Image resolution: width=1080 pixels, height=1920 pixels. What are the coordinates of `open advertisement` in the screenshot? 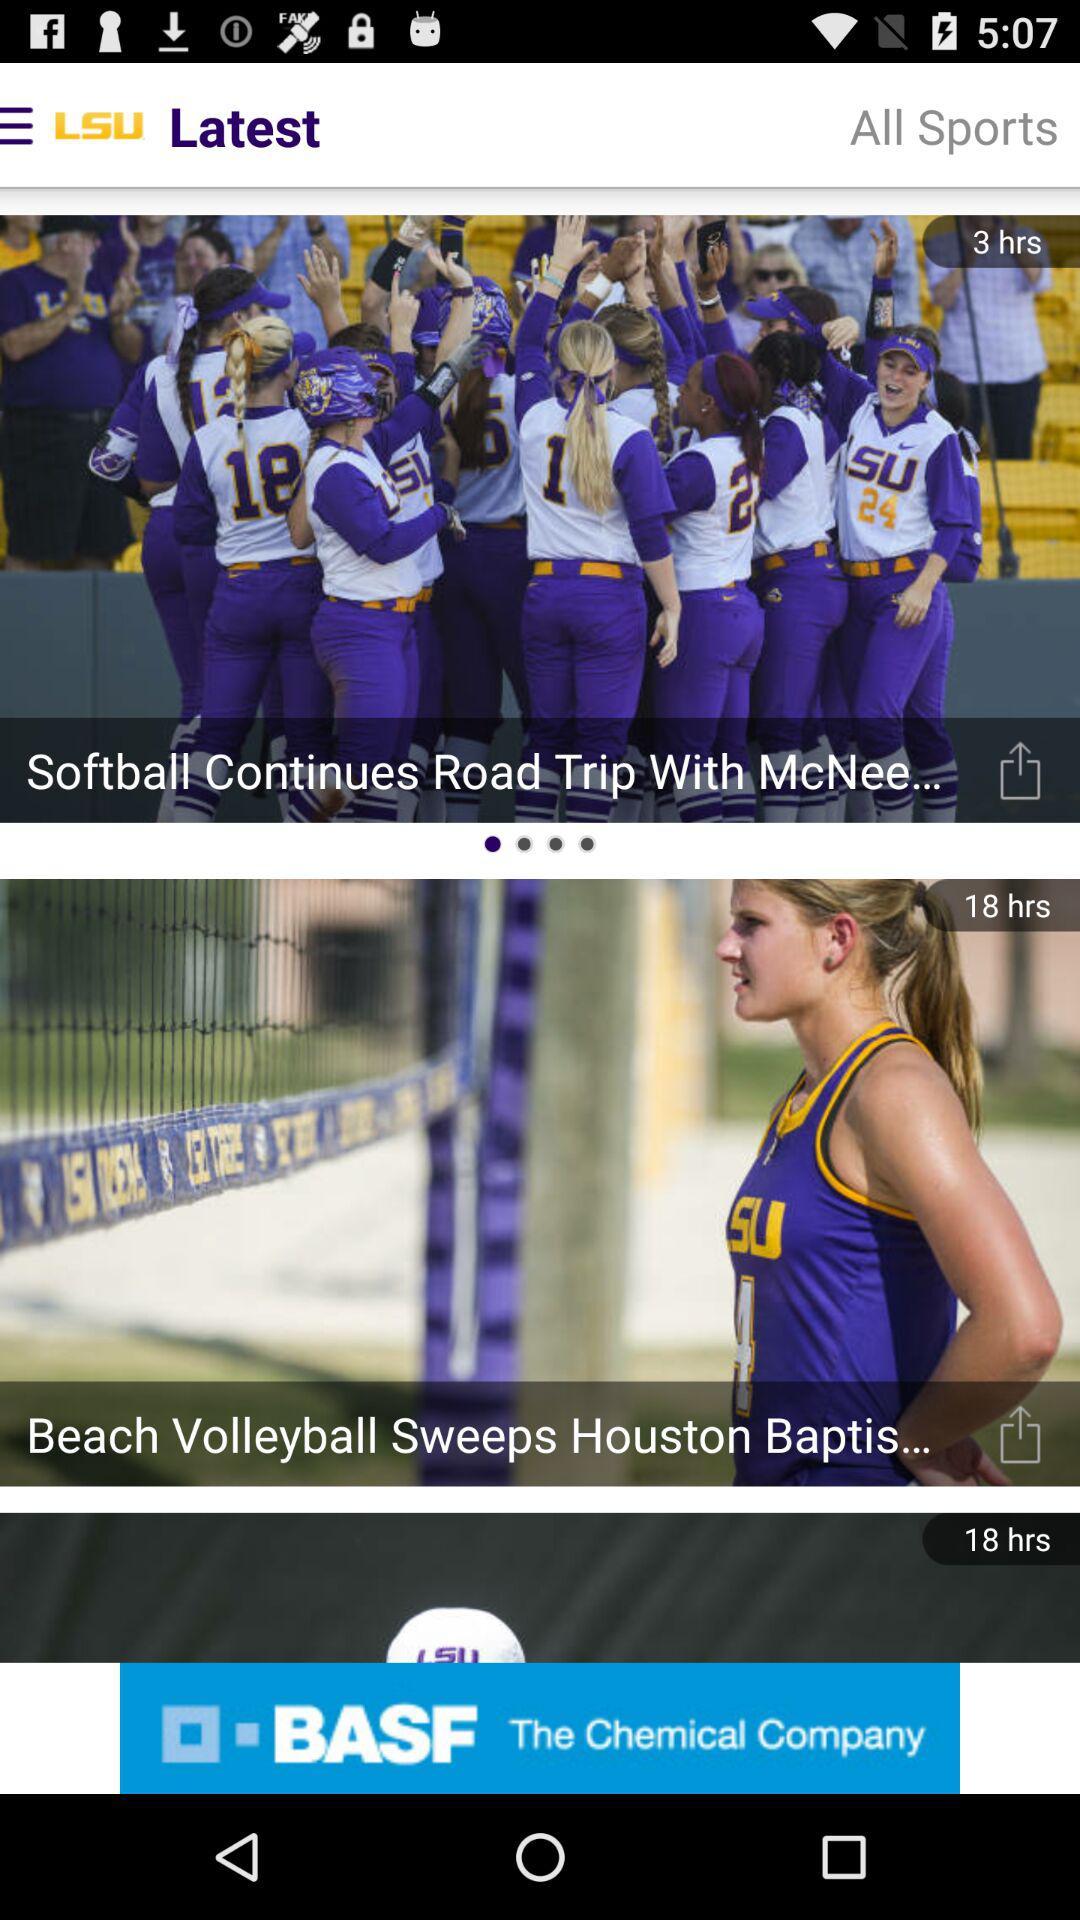 It's located at (540, 1727).